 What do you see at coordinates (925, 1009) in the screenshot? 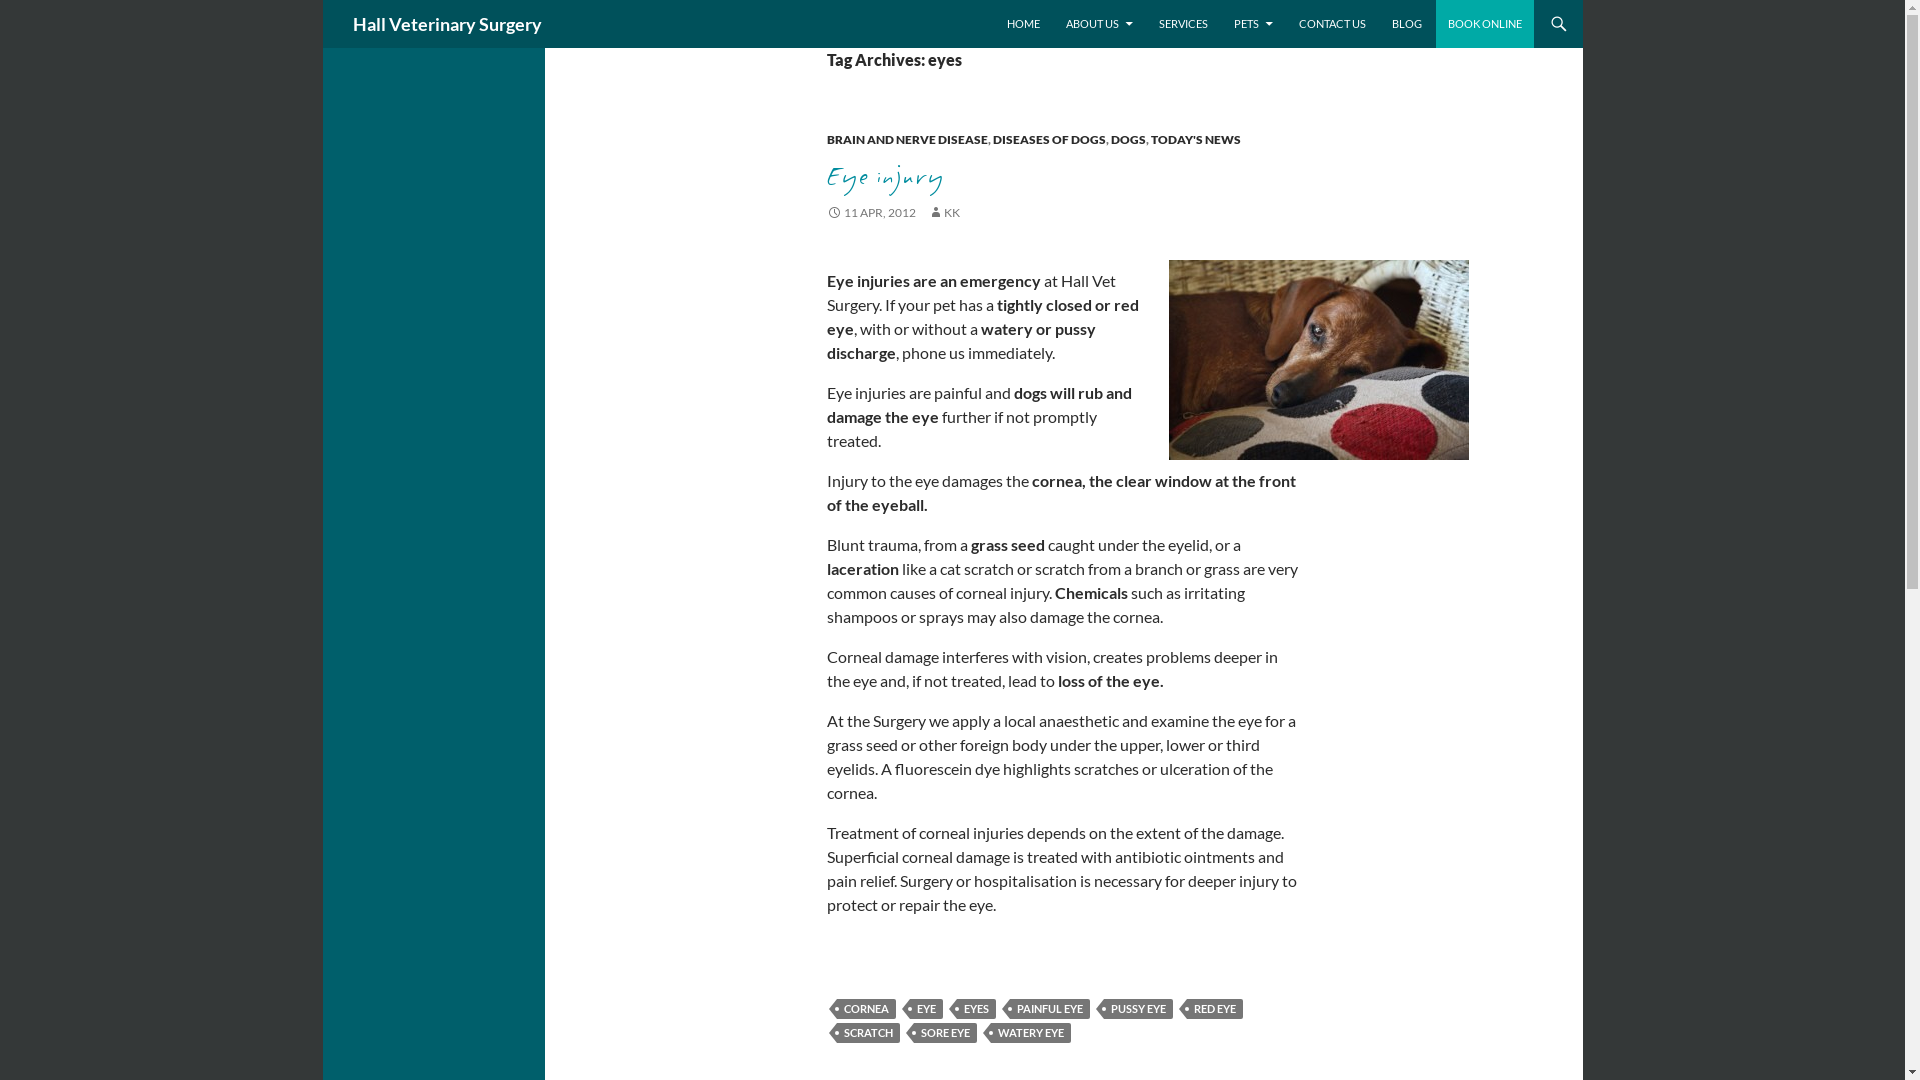
I see `'EYE'` at bounding box center [925, 1009].